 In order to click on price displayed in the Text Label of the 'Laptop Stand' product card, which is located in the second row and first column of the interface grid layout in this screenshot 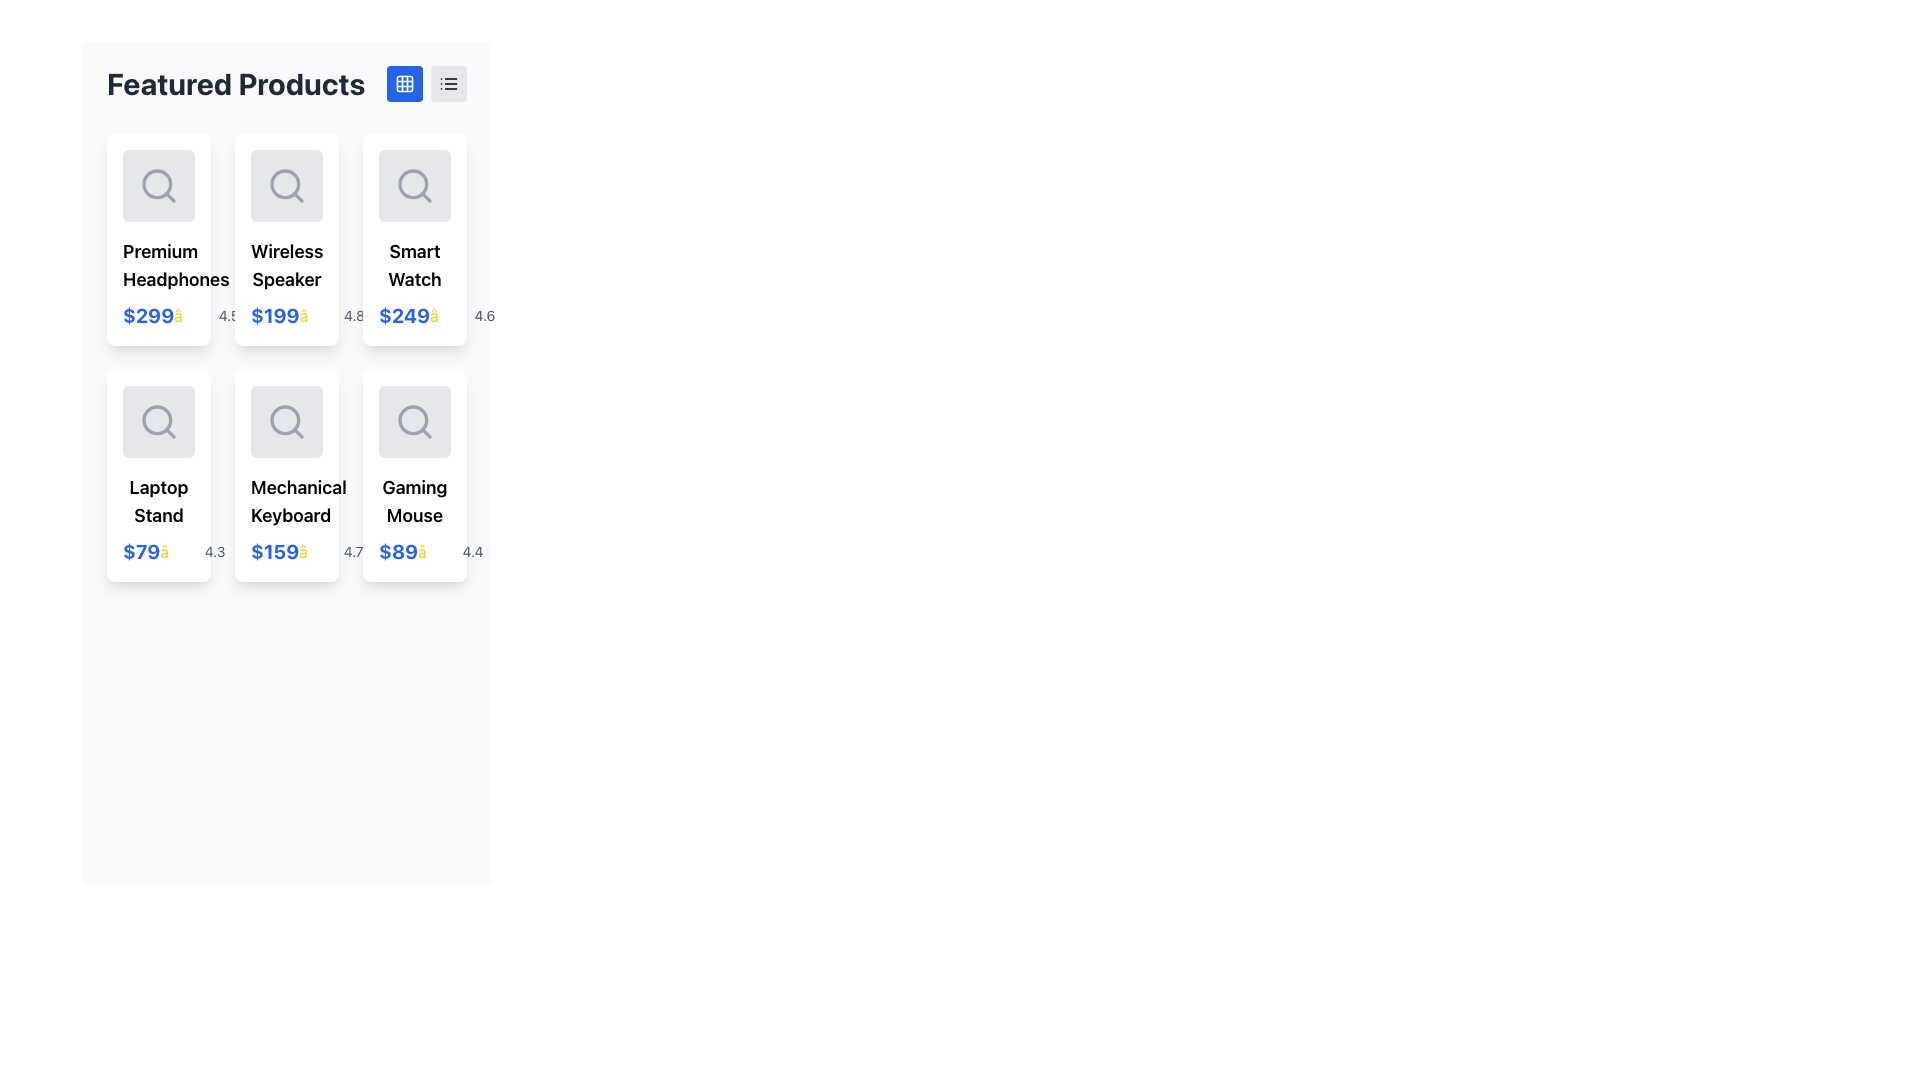, I will do `click(140, 551)`.